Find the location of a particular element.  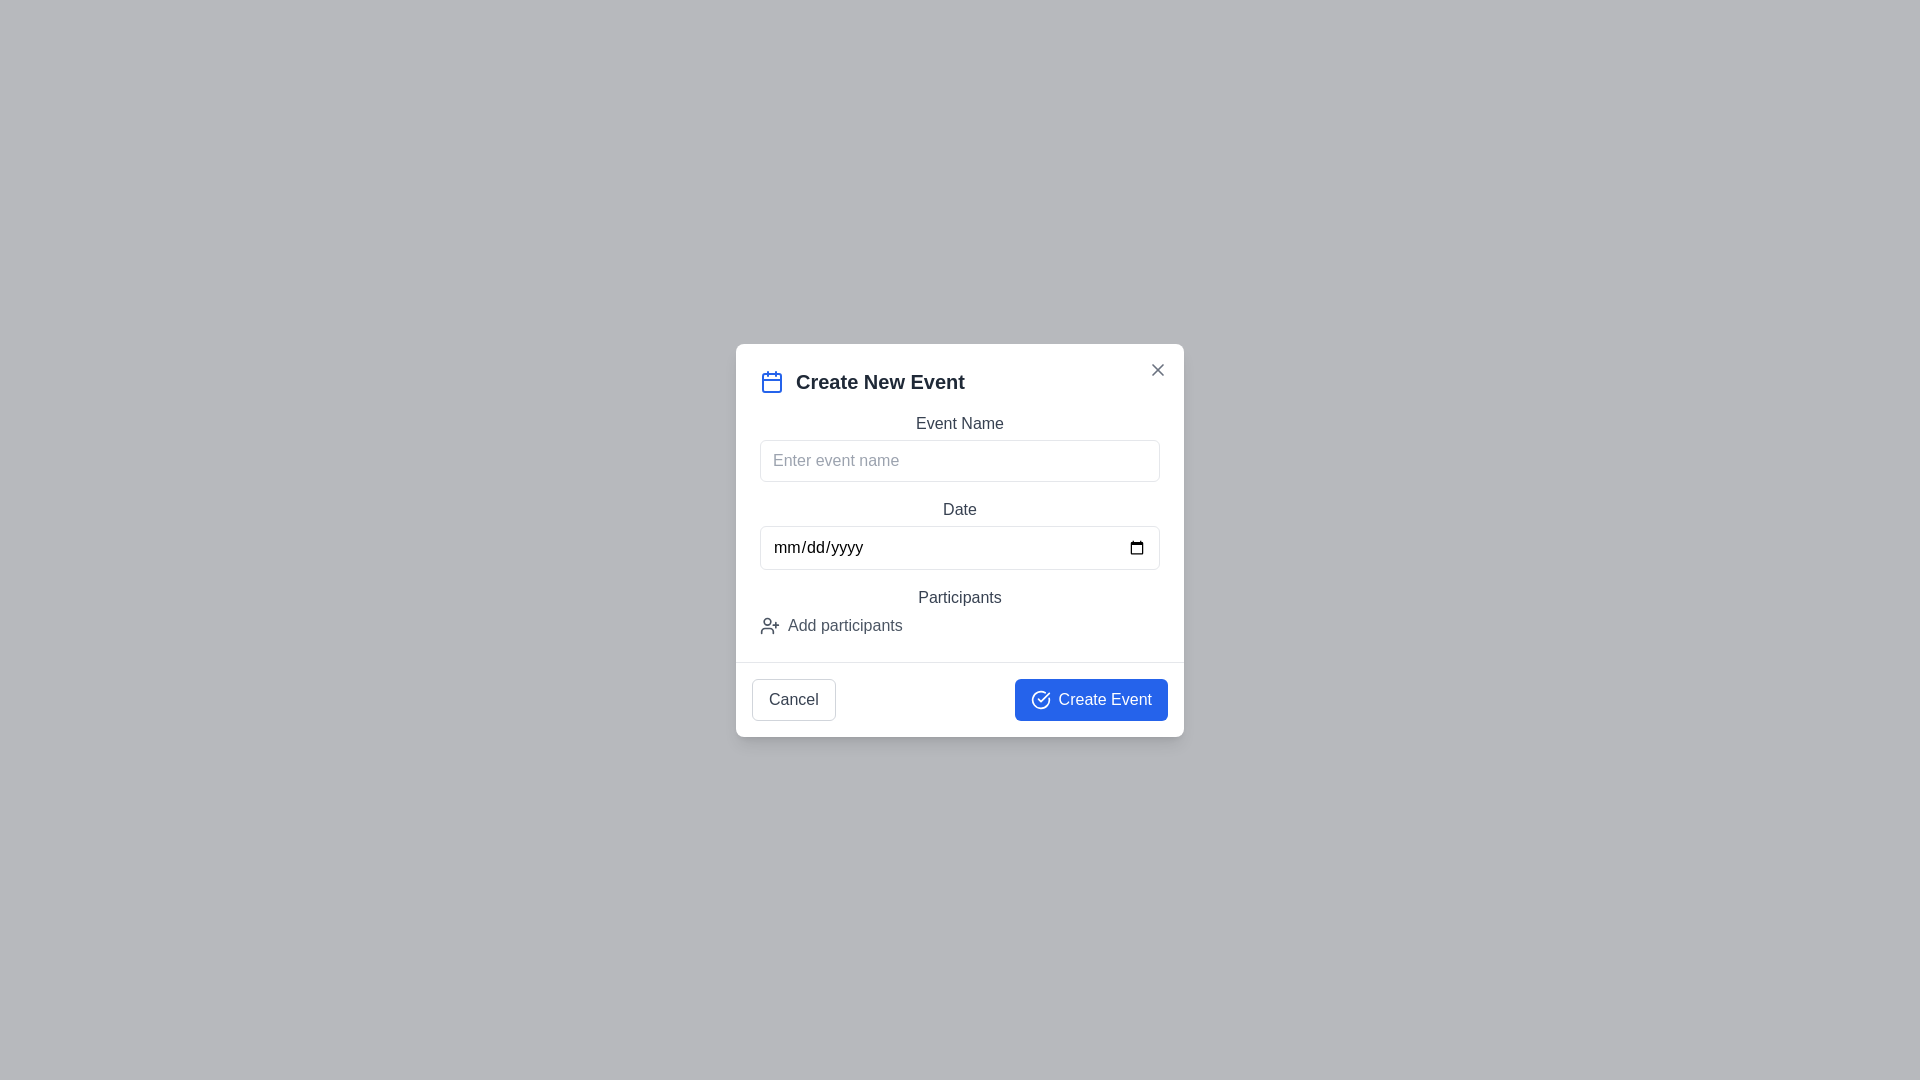

a date from the 'Date' picker in the centered modal dialog for creating an event, which has a white background and rounded edges is located at coordinates (960, 540).